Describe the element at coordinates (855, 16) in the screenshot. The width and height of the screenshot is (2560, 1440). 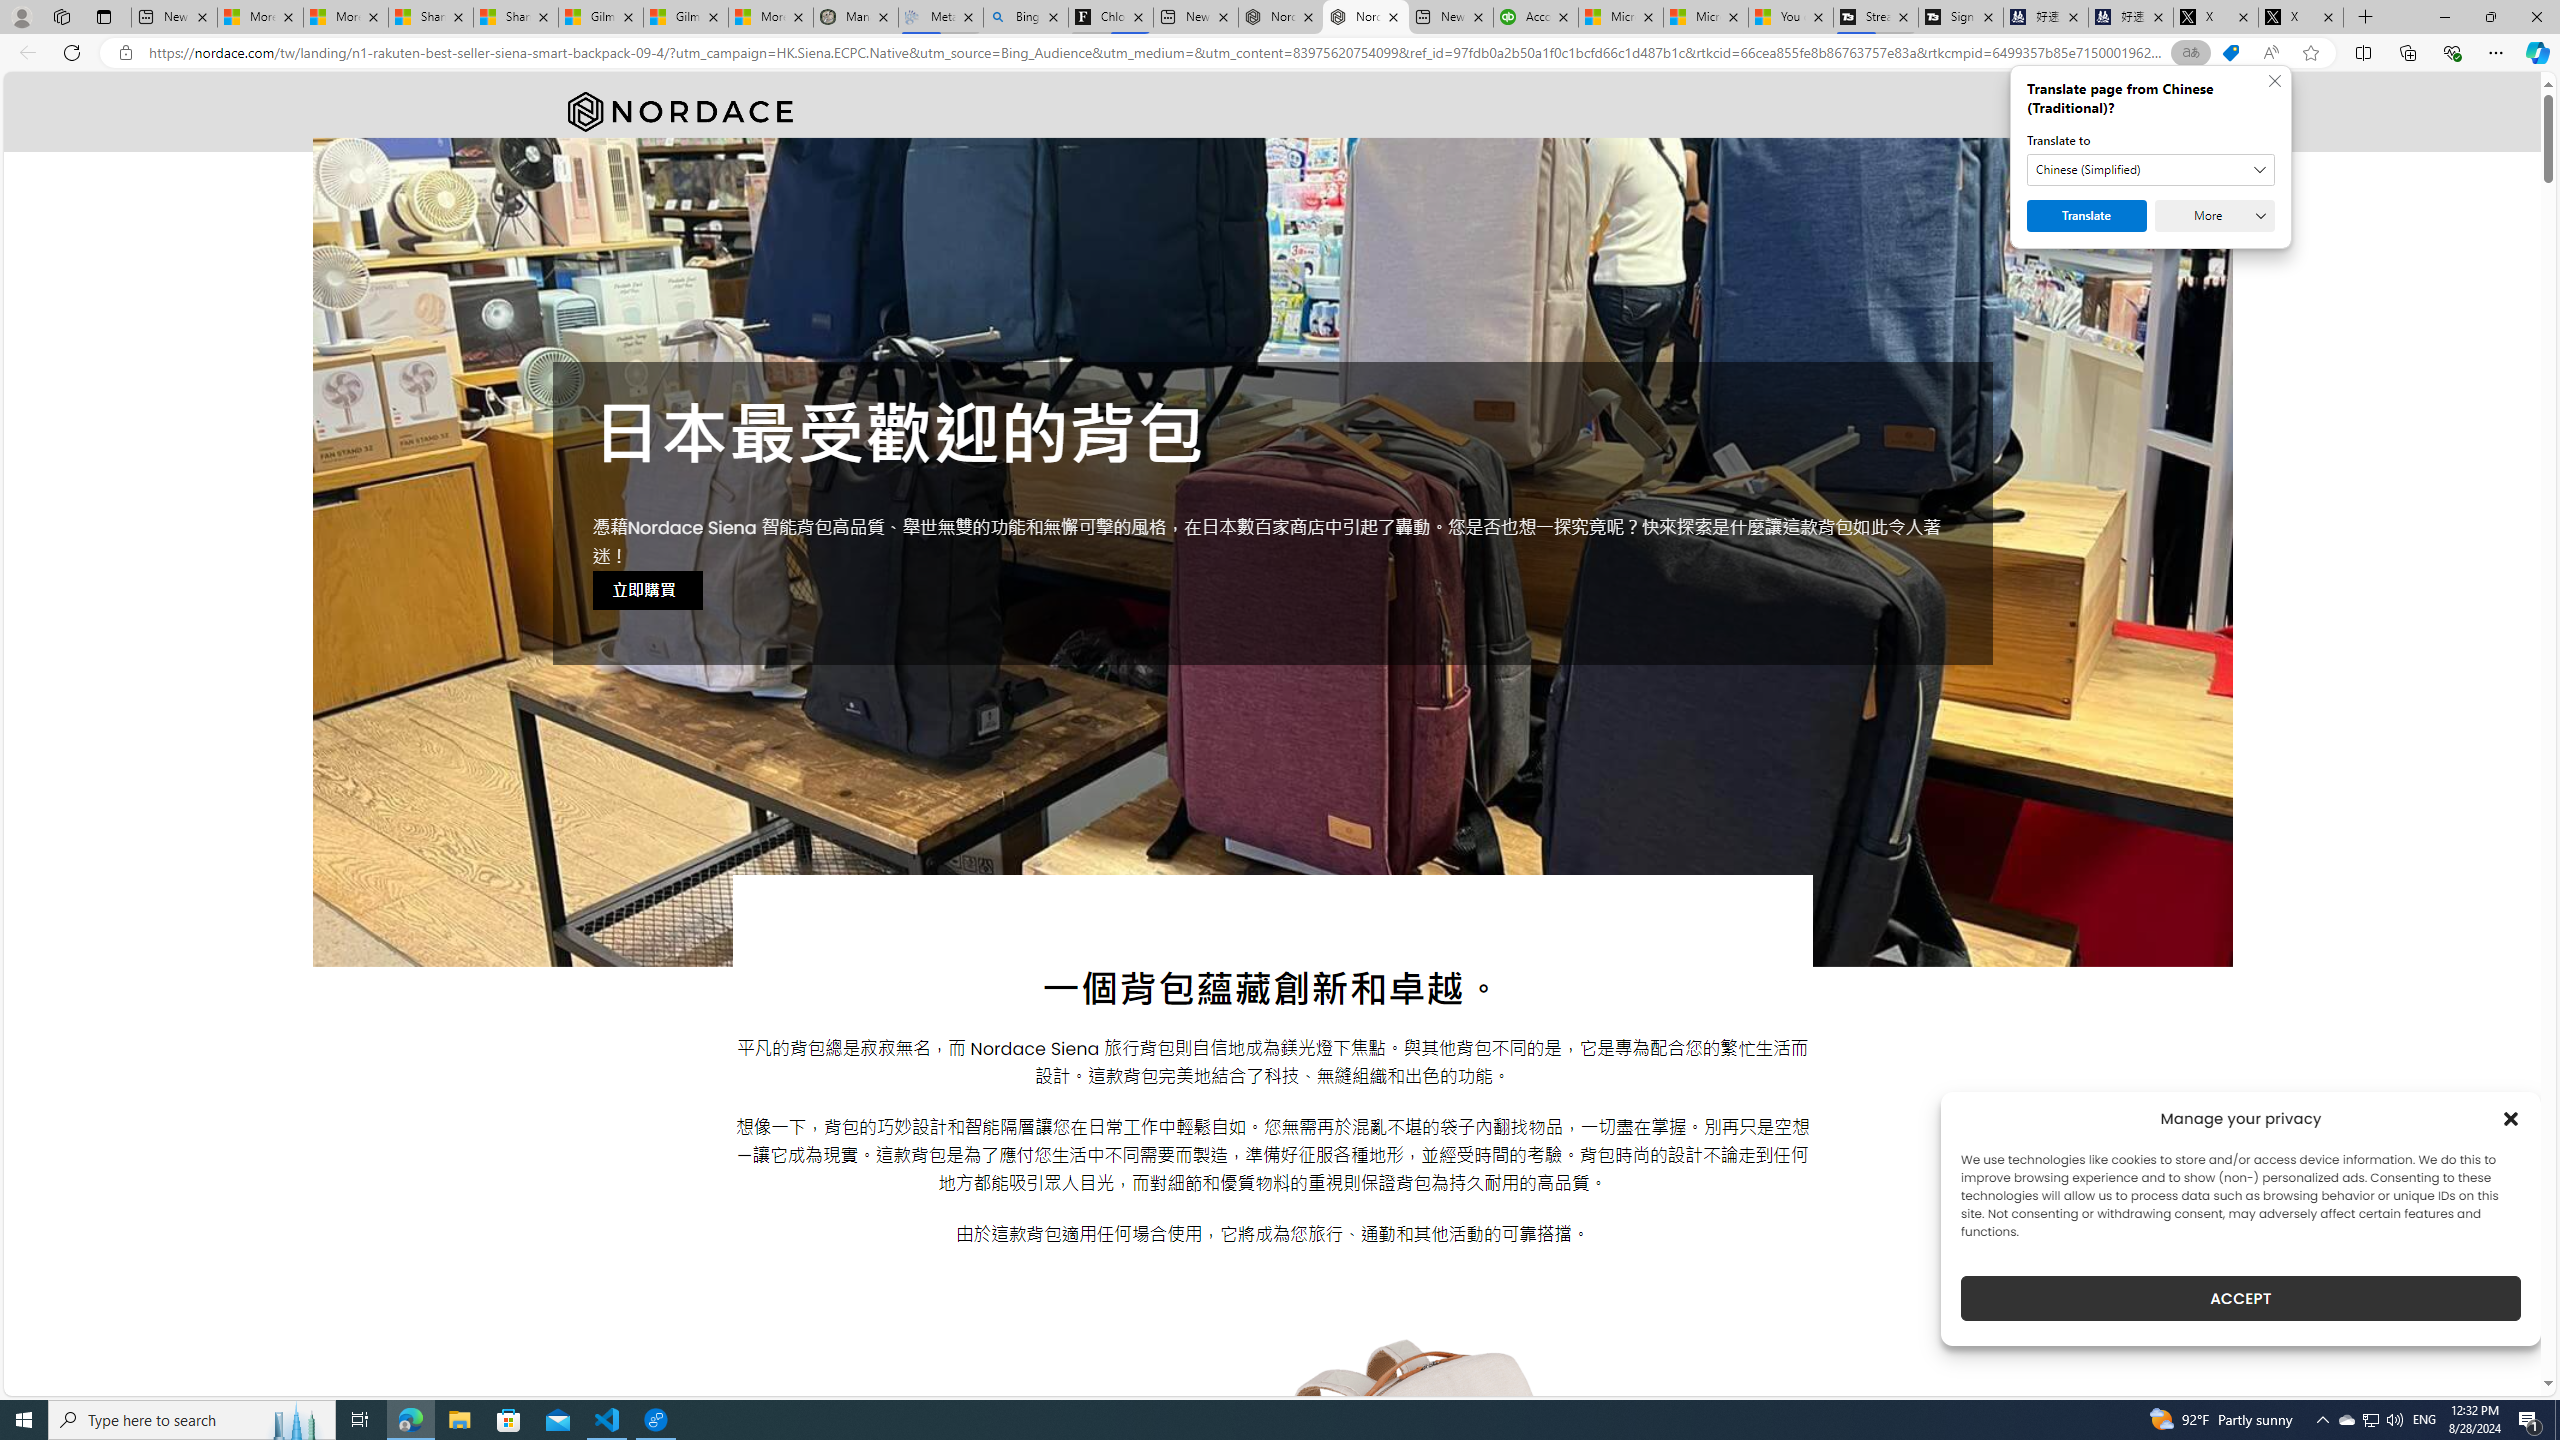
I see `'Manatee Mortality Statistics | FWC'` at that location.